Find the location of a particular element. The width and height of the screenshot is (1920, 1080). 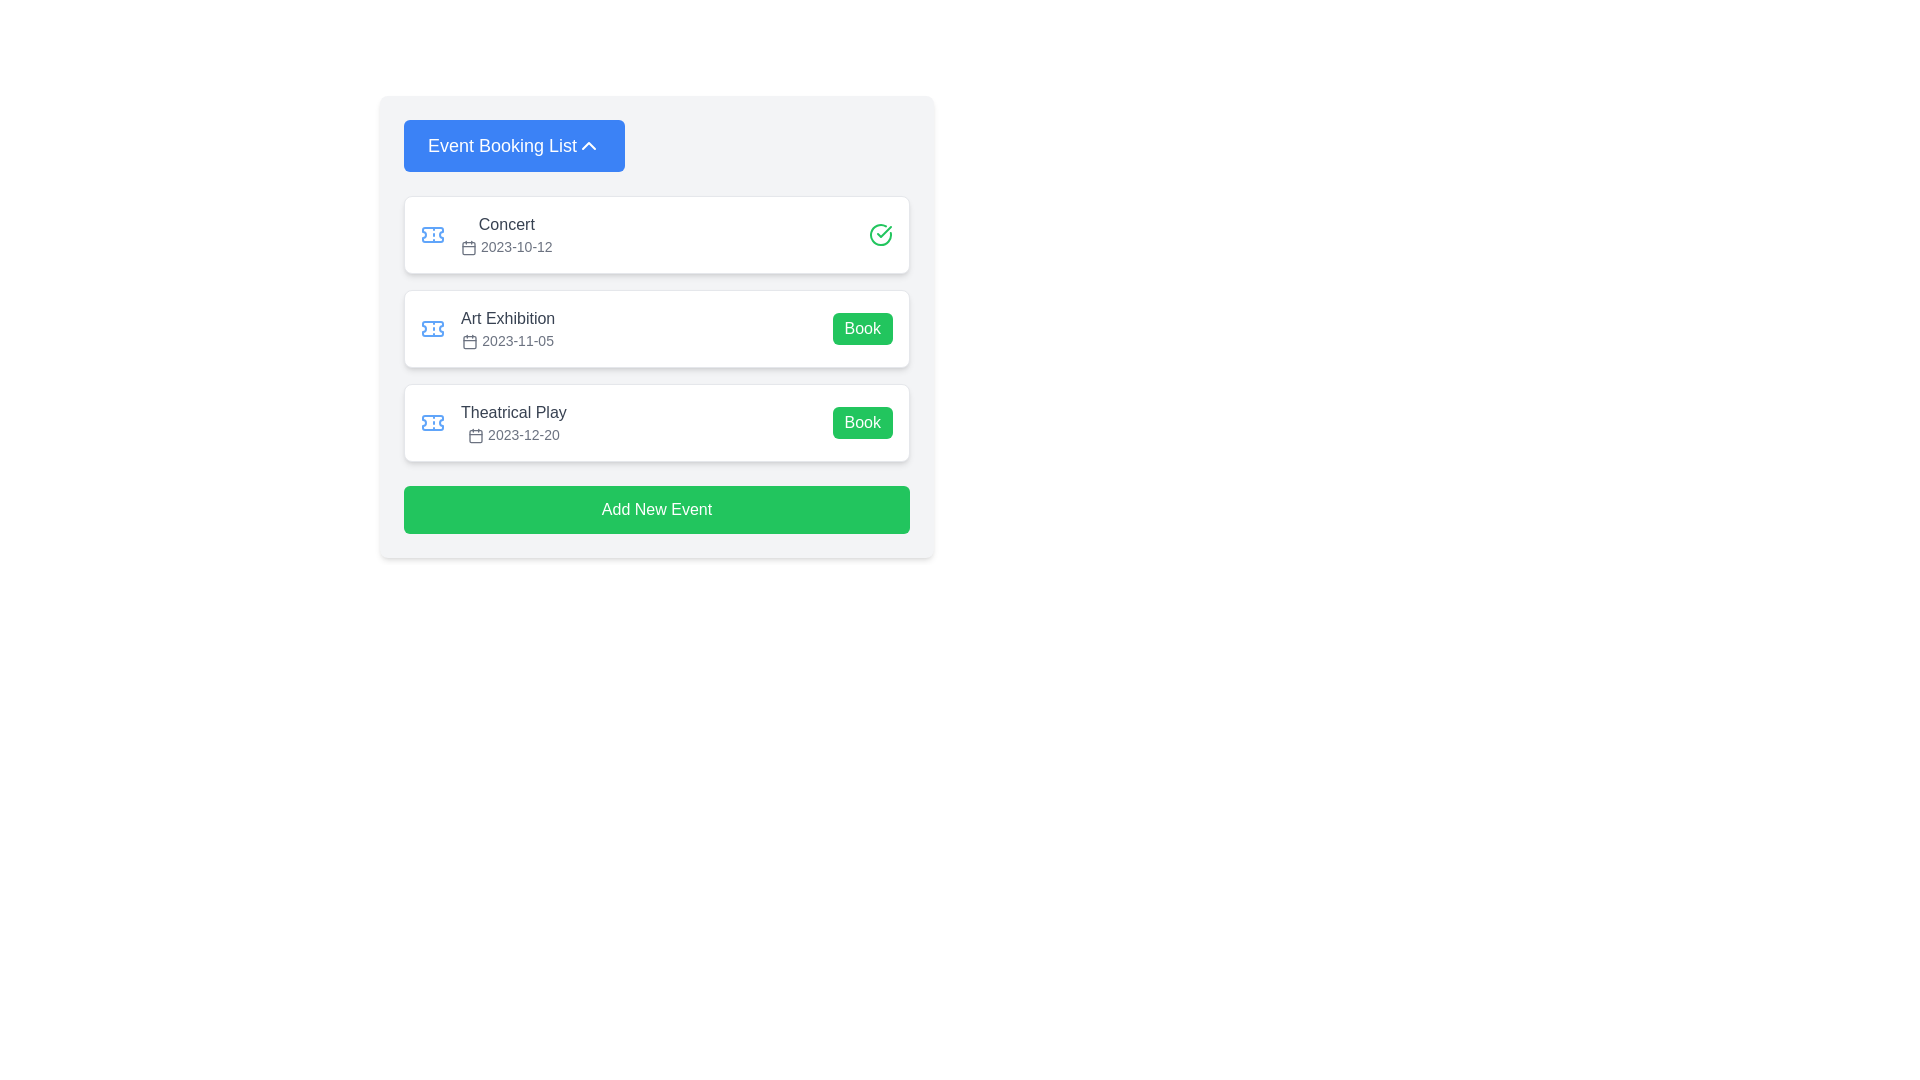

the non-interactive text label displaying the title 'Theatrical Play' located in the third position of the event list is located at coordinates (513, 411).